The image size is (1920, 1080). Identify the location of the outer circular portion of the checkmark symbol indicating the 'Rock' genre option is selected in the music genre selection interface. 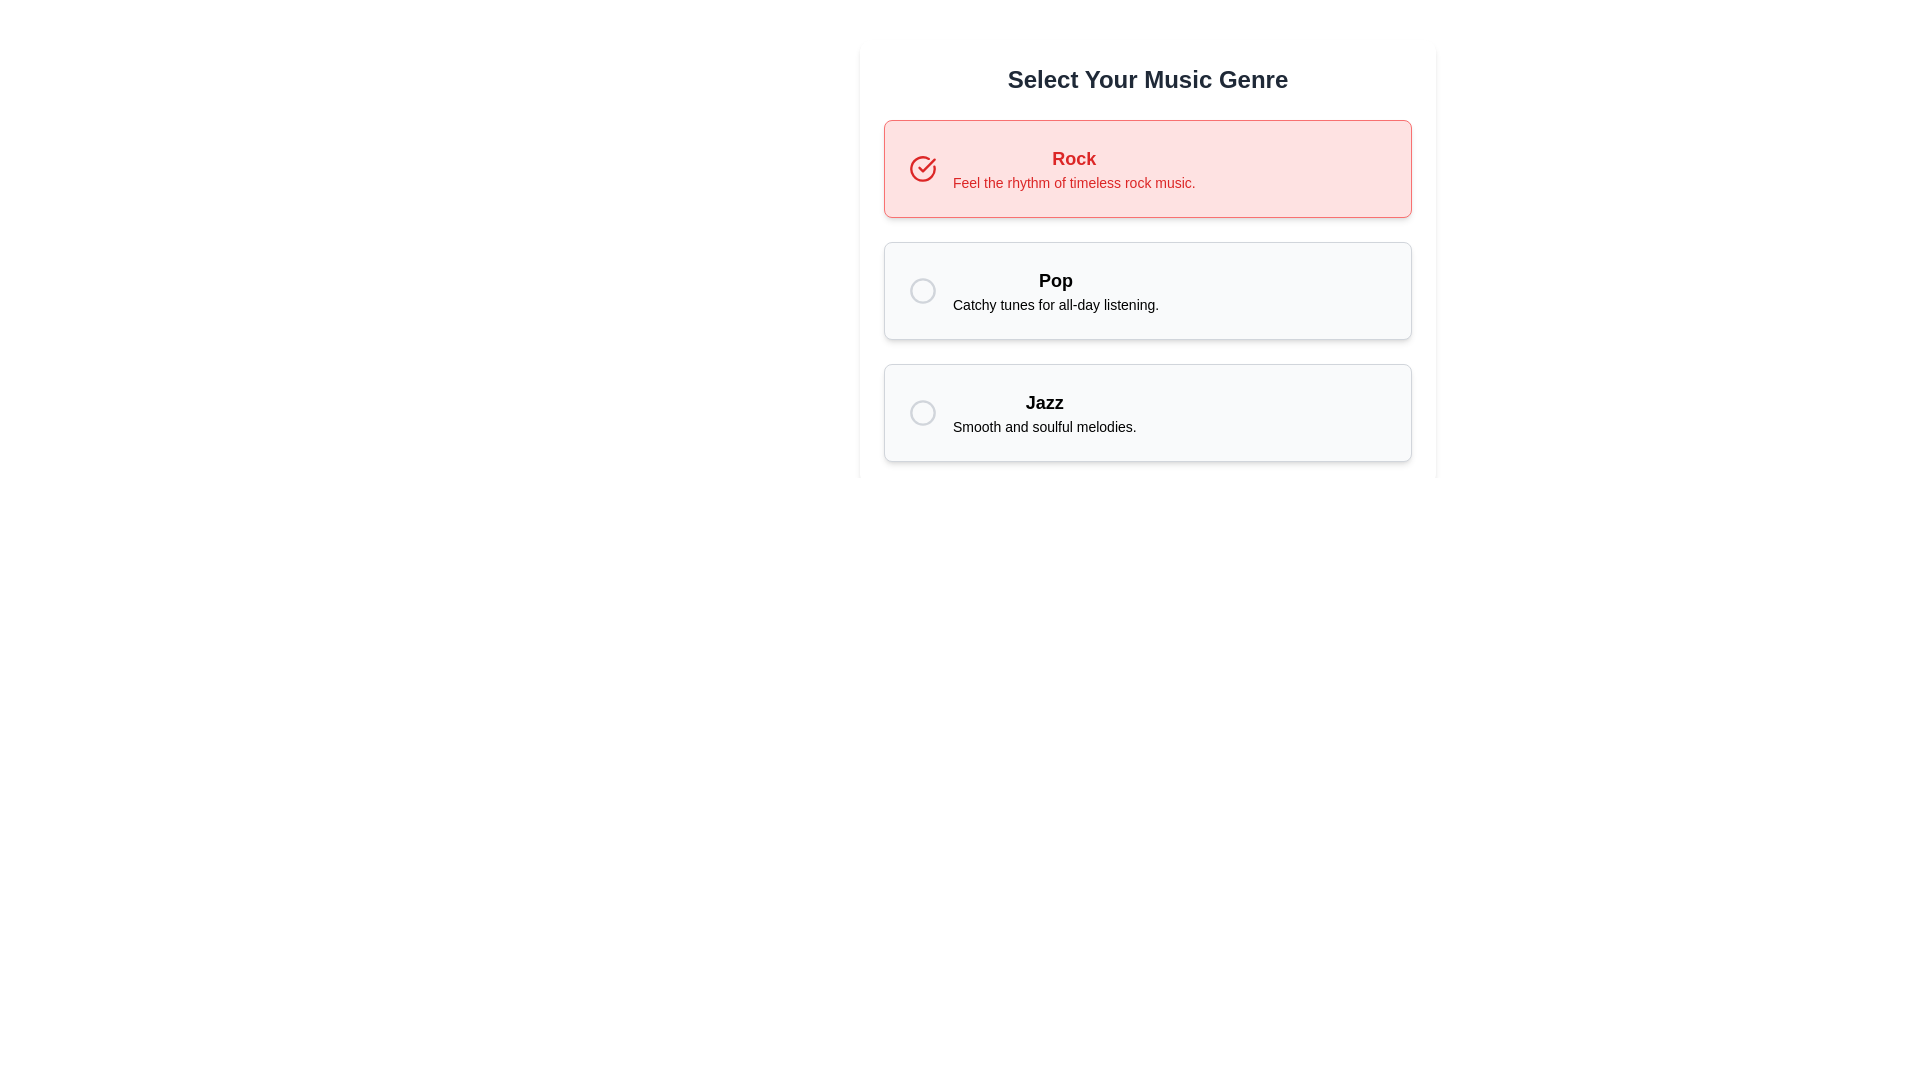
(921, 168).